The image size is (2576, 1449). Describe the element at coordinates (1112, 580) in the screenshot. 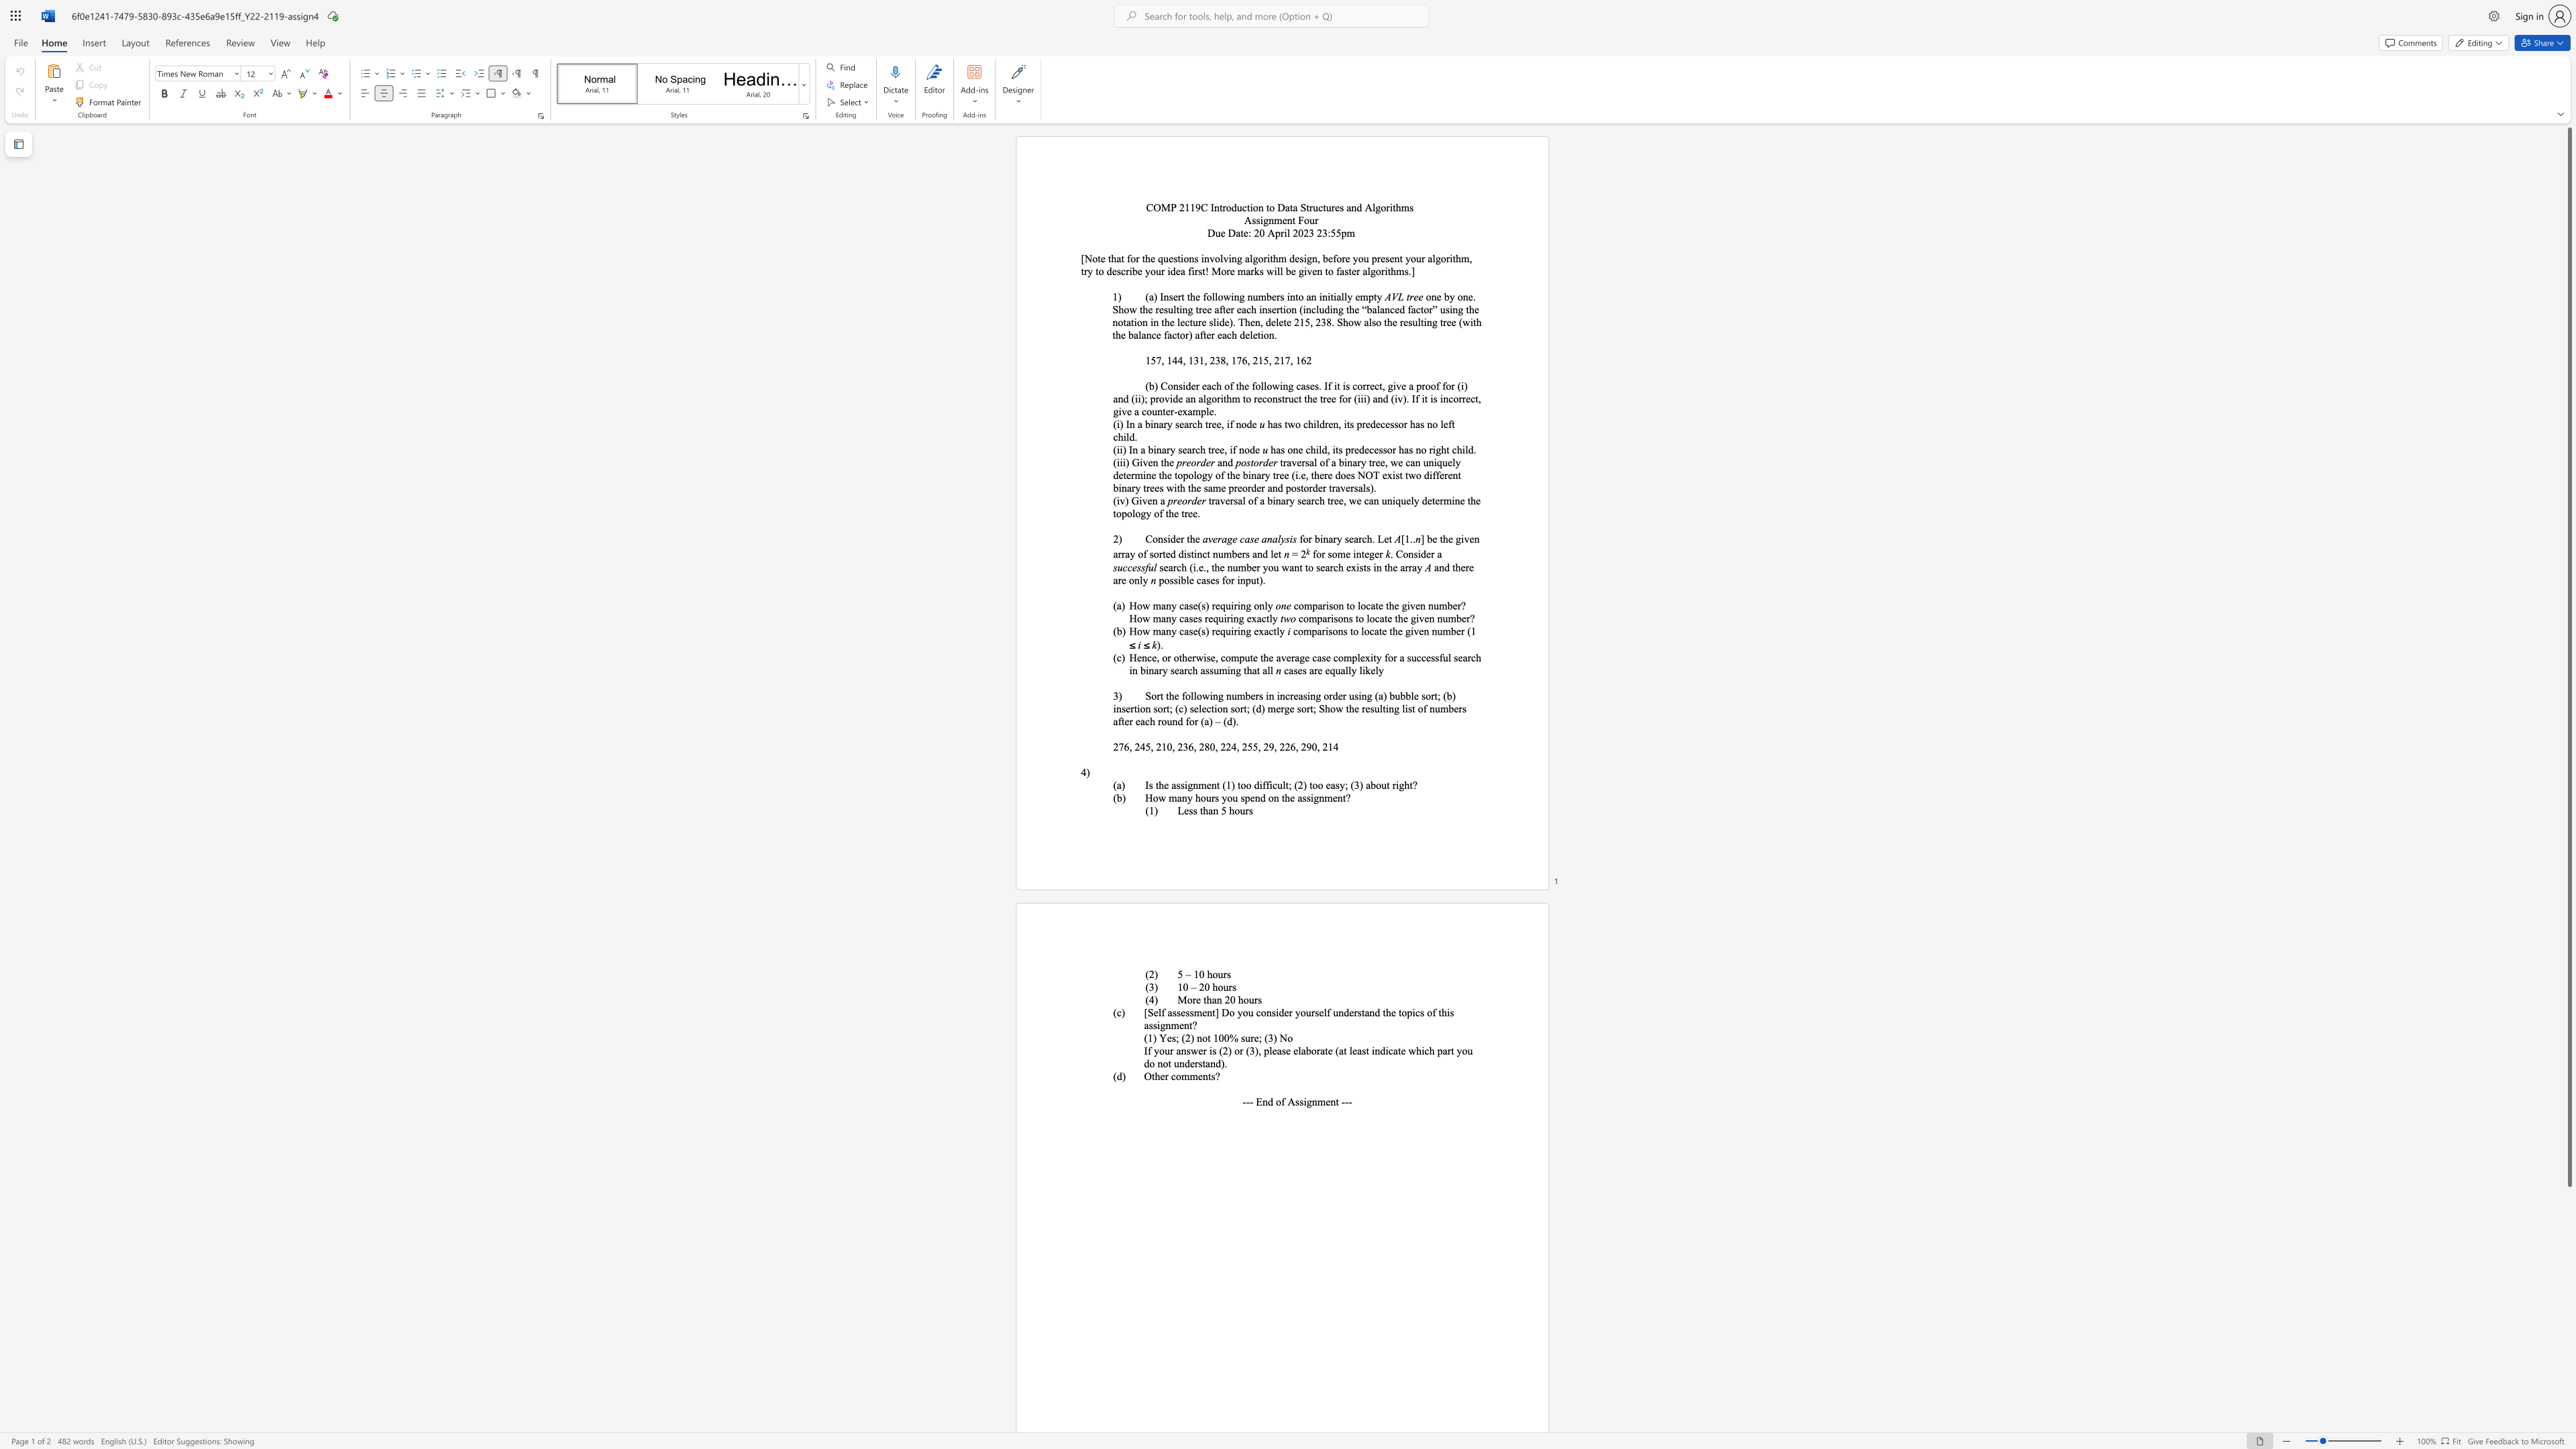

I see `the subset text "ar" within the text "and there are only"` at that location.